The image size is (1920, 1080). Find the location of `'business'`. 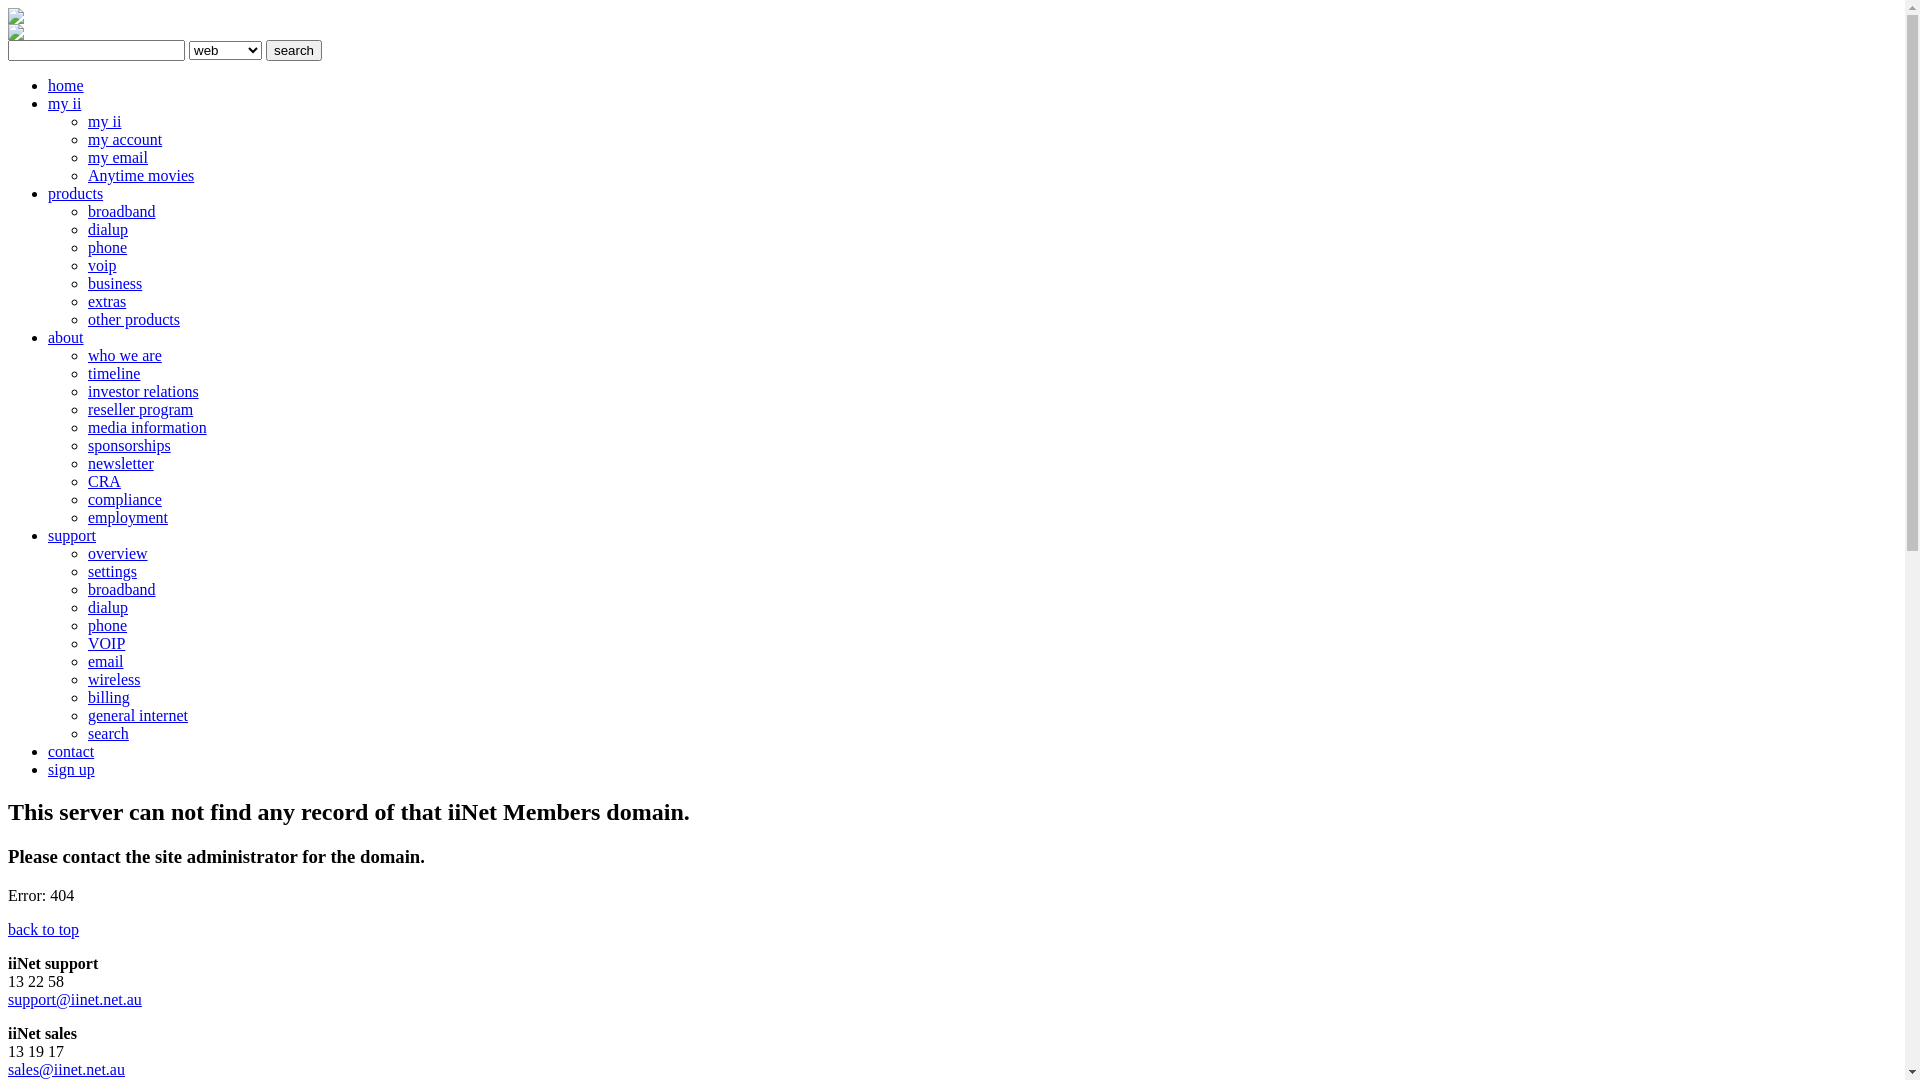

'business' is located at coordinates (114, 283).